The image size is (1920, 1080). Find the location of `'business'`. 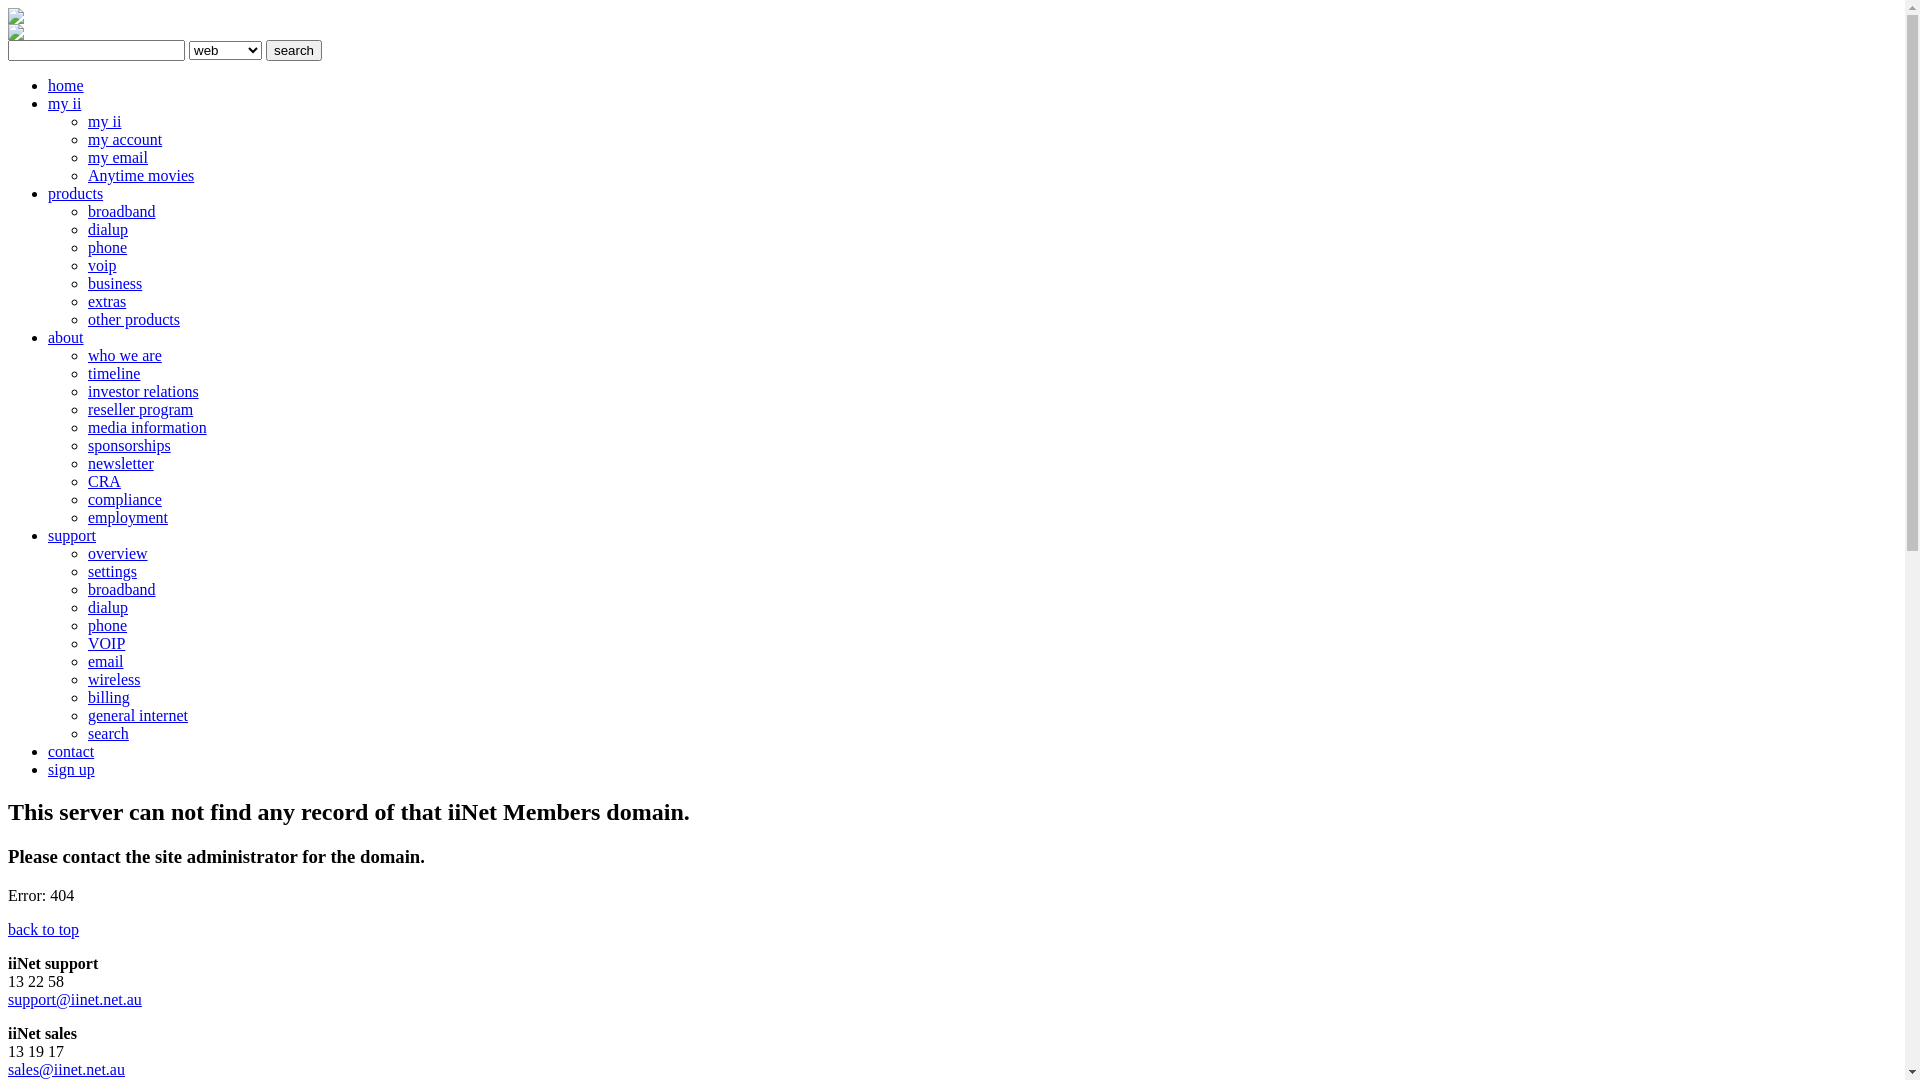

'business' is located at coordinates (114, 283).